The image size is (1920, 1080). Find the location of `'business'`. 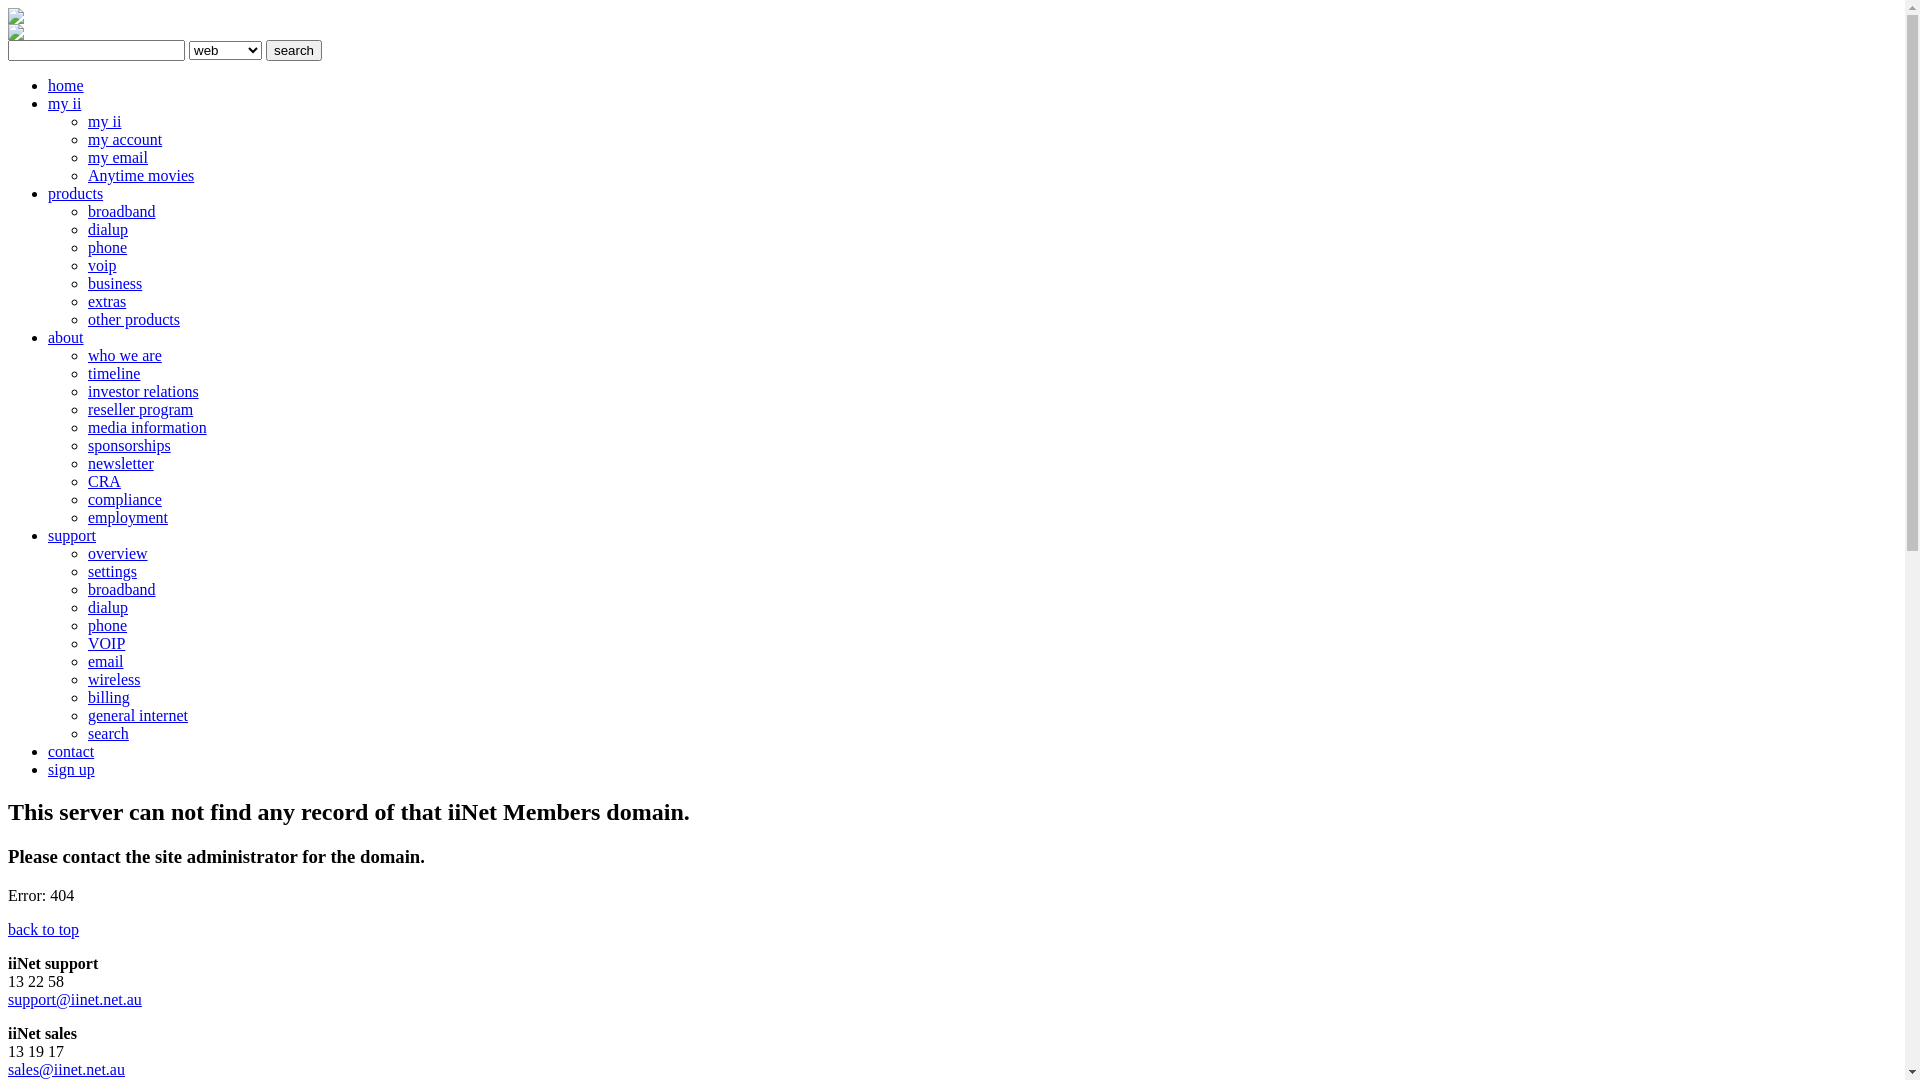

'business' is located at coordinates (114, 283).